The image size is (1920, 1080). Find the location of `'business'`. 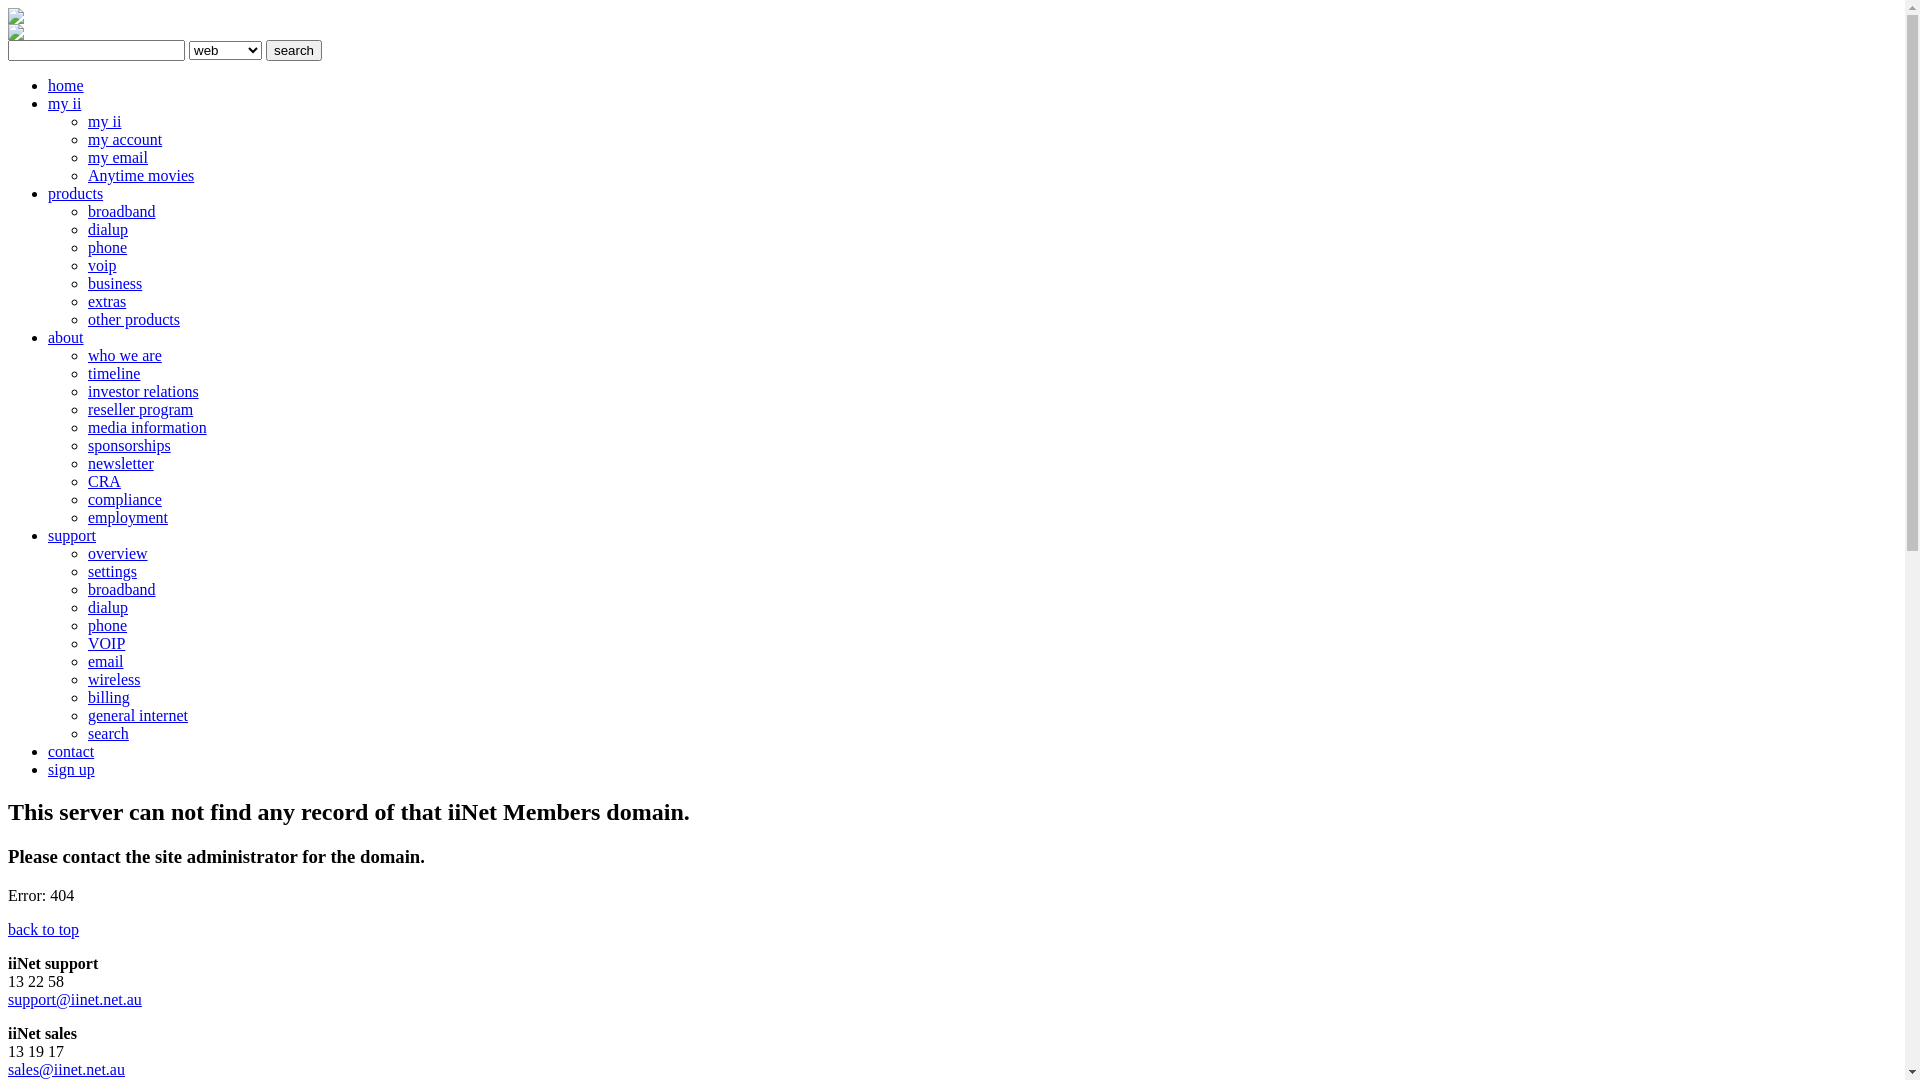

'business' is located at coordinates (114, 283).